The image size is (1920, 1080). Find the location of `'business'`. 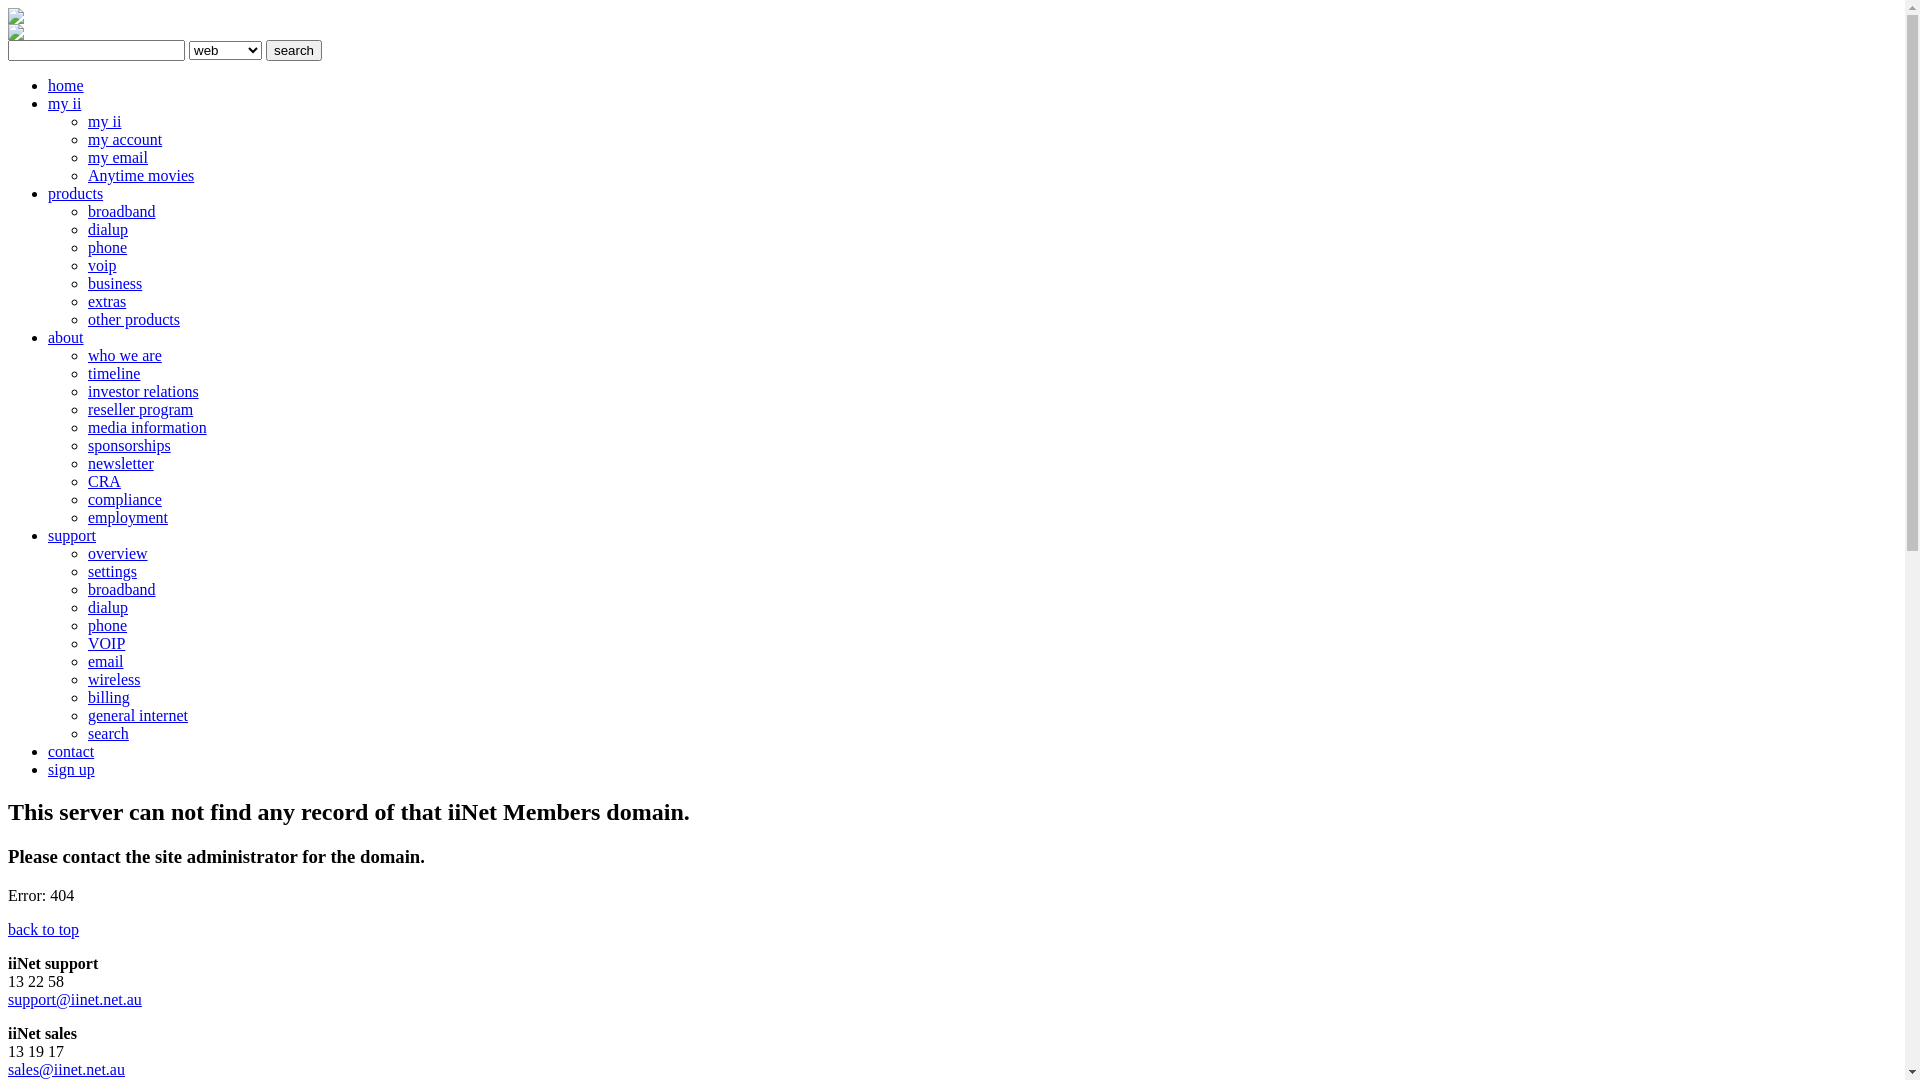

'business' is located at coordinates (114, 283).